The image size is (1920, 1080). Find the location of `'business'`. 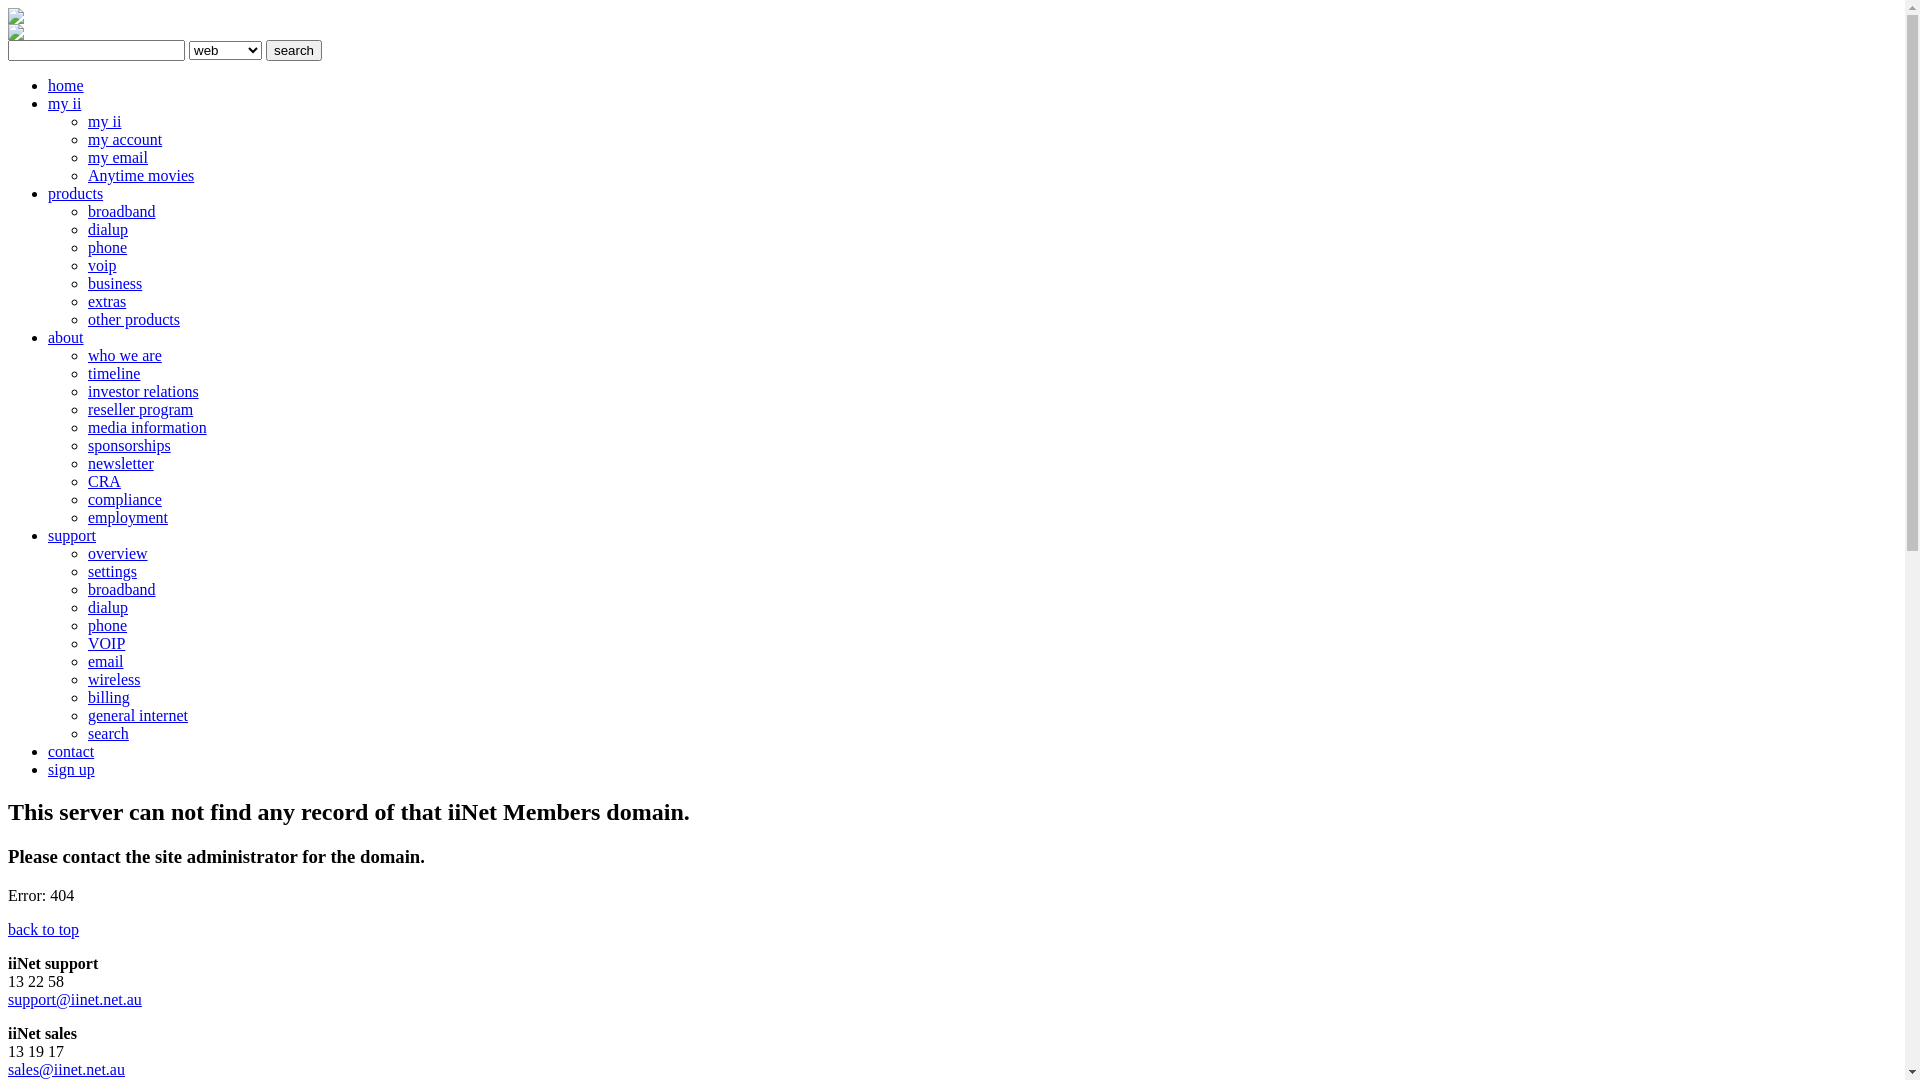

'business' is located at coordinates (114, 283).